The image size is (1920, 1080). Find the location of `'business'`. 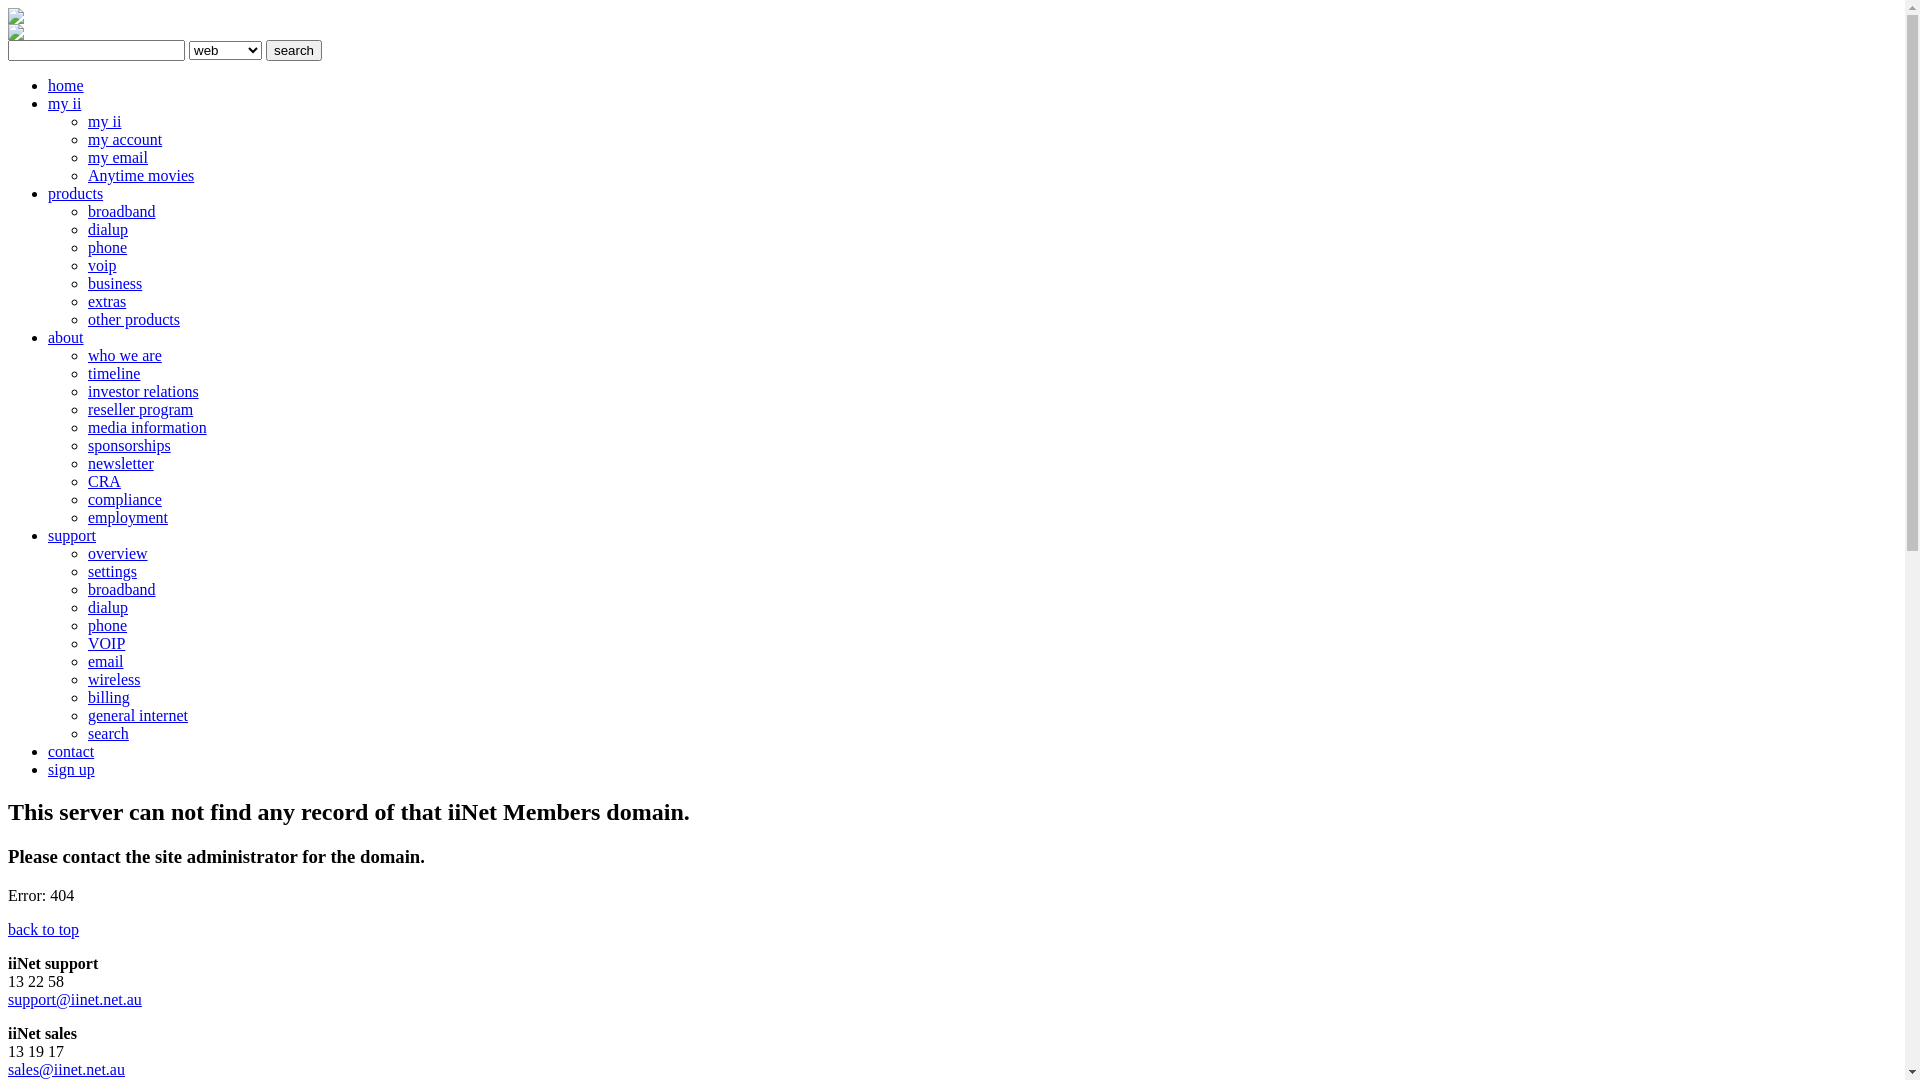

'business' is located at coordinates (114, 283).